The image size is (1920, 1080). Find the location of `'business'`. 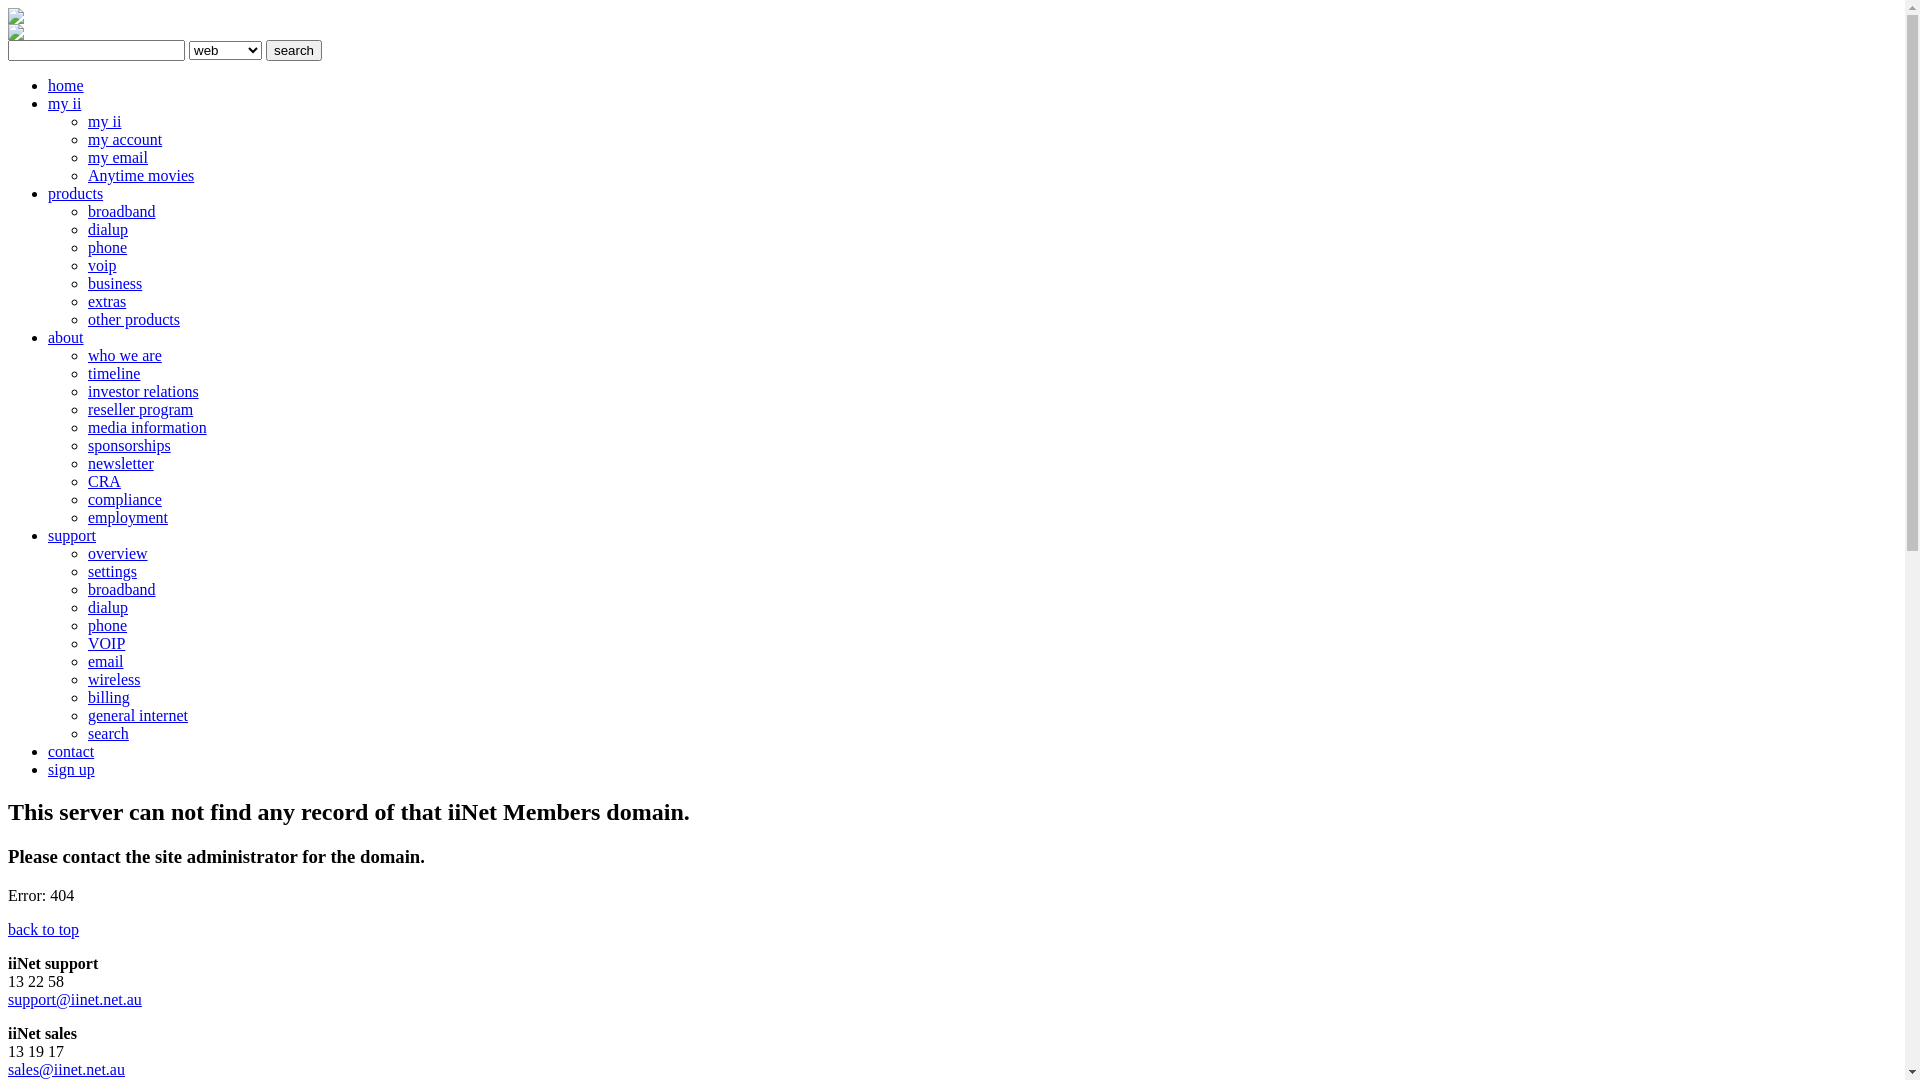

'business' is located at coordinates (114, 283).